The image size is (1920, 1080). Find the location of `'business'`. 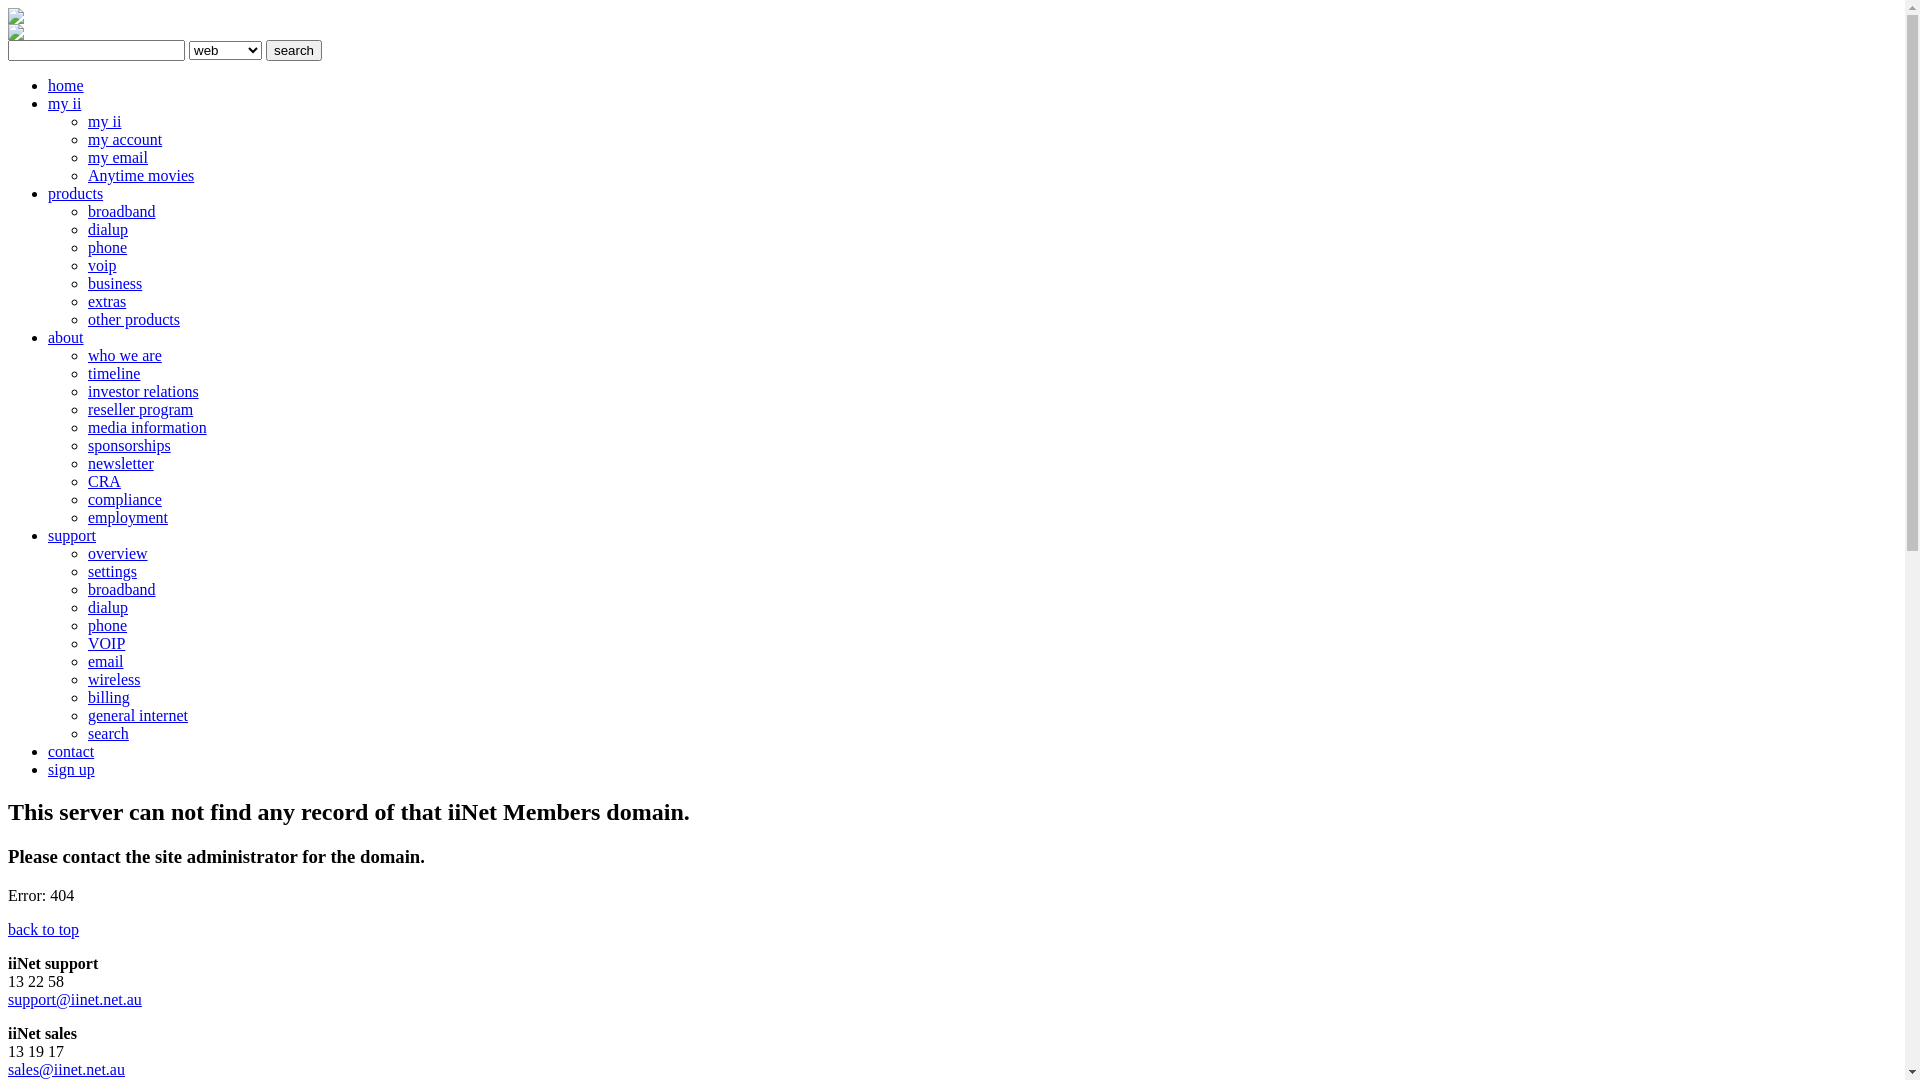

'business' is located at coordinates (114, 283).